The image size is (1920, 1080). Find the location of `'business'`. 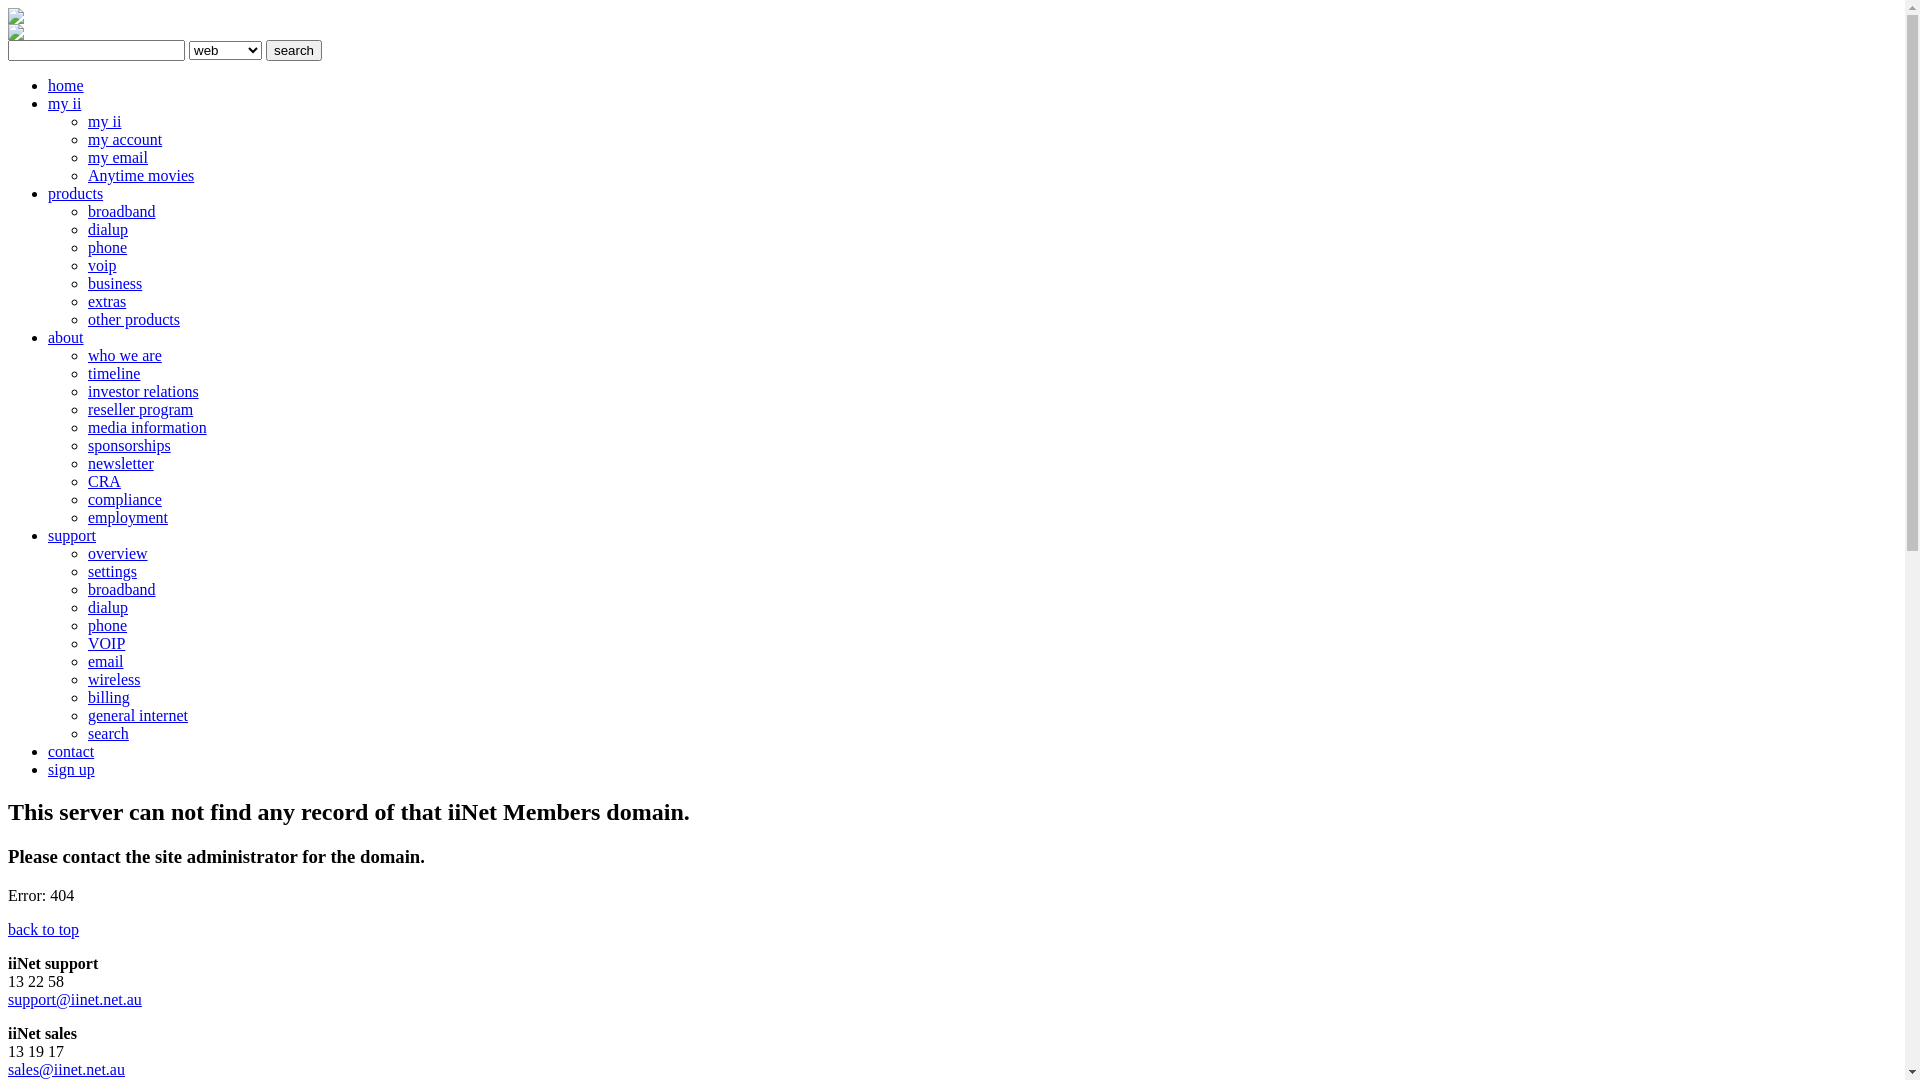

'business' is located at coordinates (114, 283).